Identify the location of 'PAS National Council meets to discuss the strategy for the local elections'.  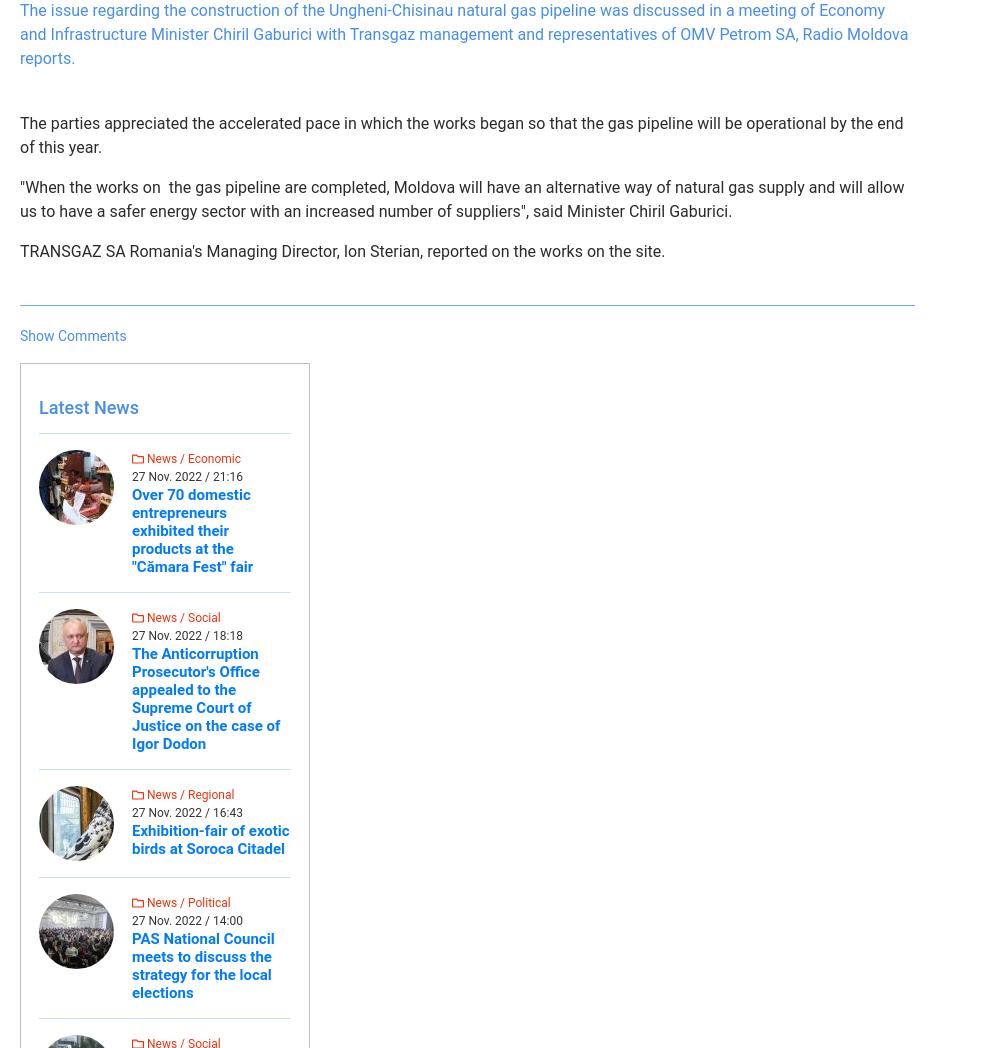
(132, 965).